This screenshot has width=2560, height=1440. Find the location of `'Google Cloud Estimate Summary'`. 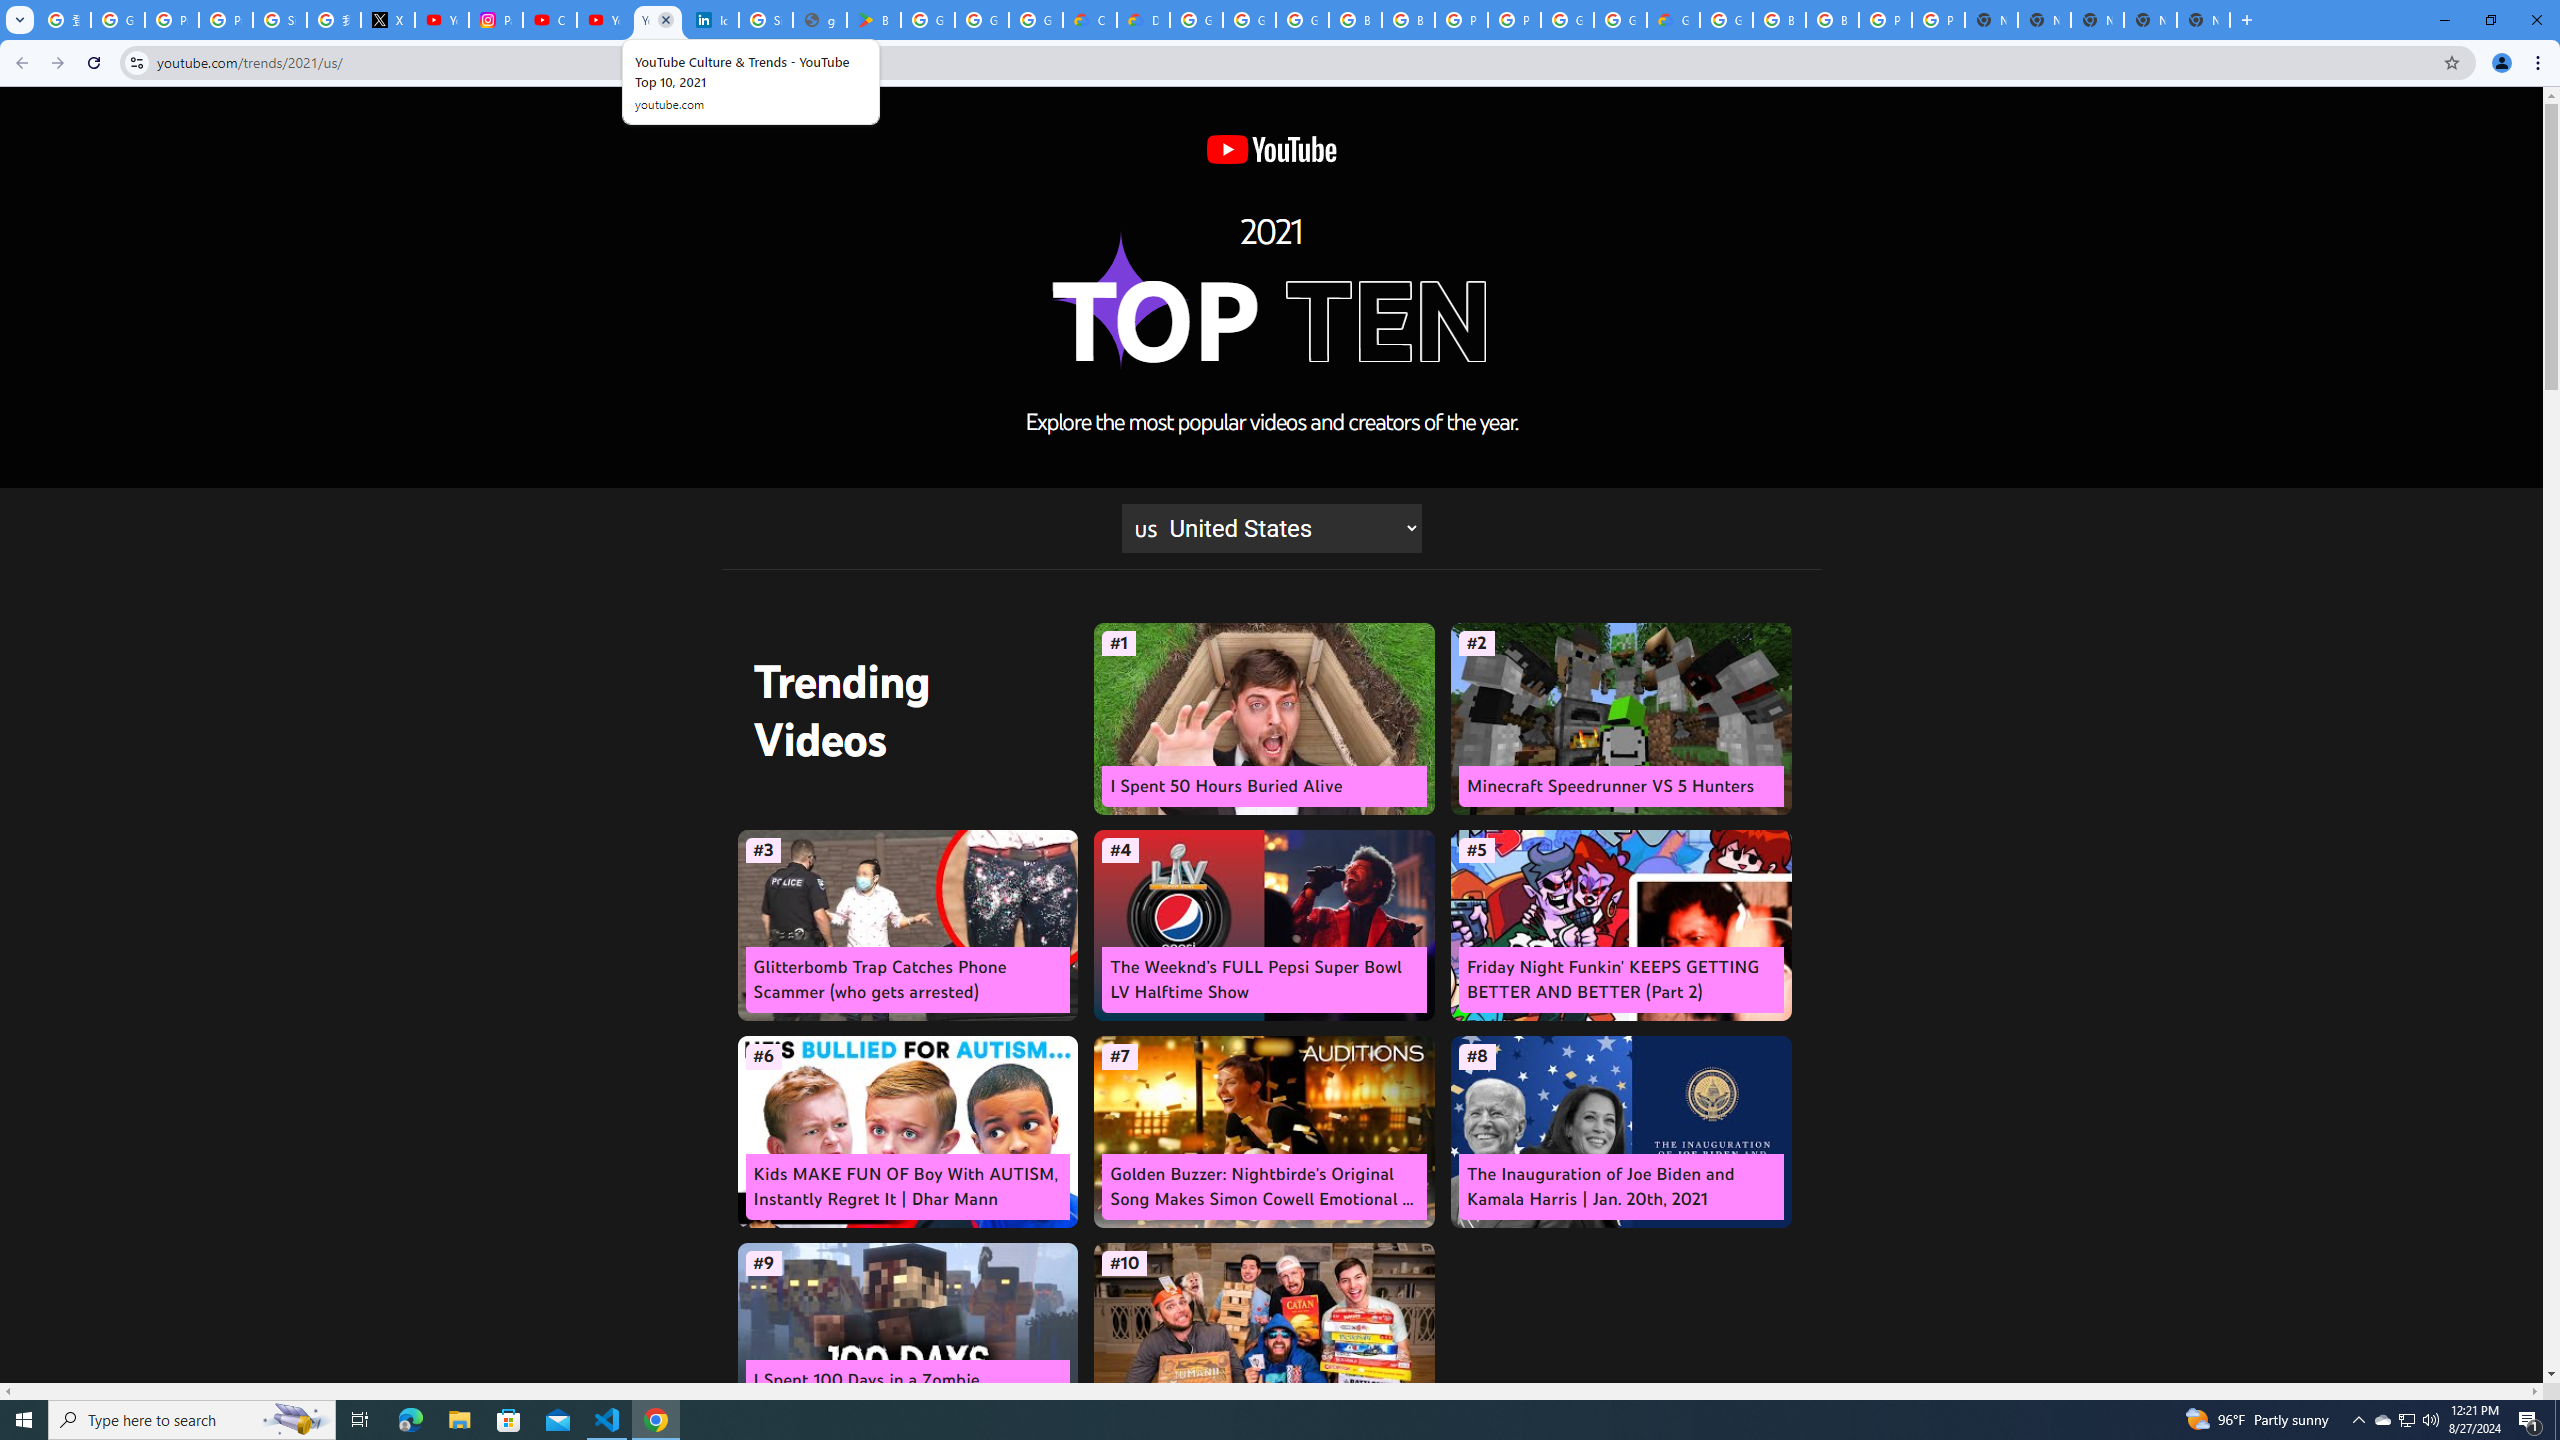

'Google Cloud Estimate Summary' is located at coordinates (1674, 19).